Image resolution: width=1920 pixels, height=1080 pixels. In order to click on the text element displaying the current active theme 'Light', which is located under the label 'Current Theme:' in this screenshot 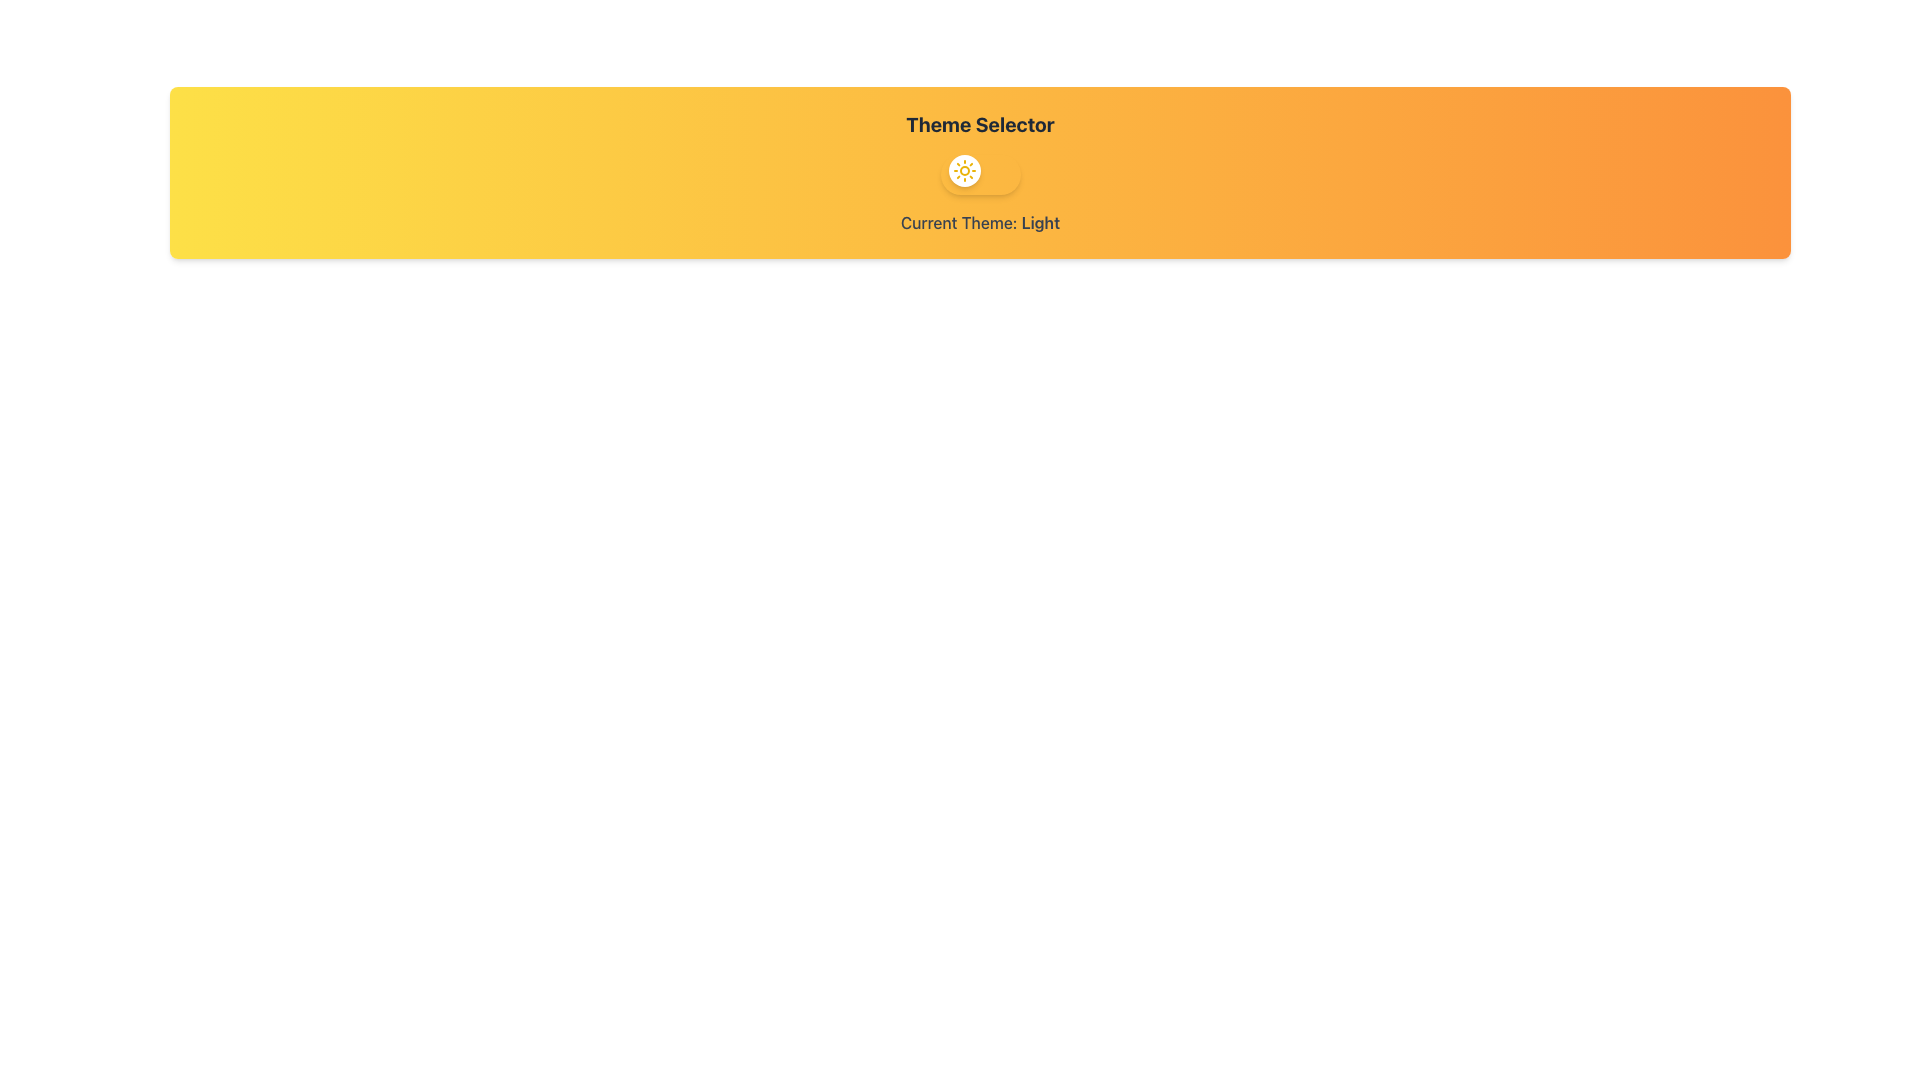, I will do `click(1040, 223)`.